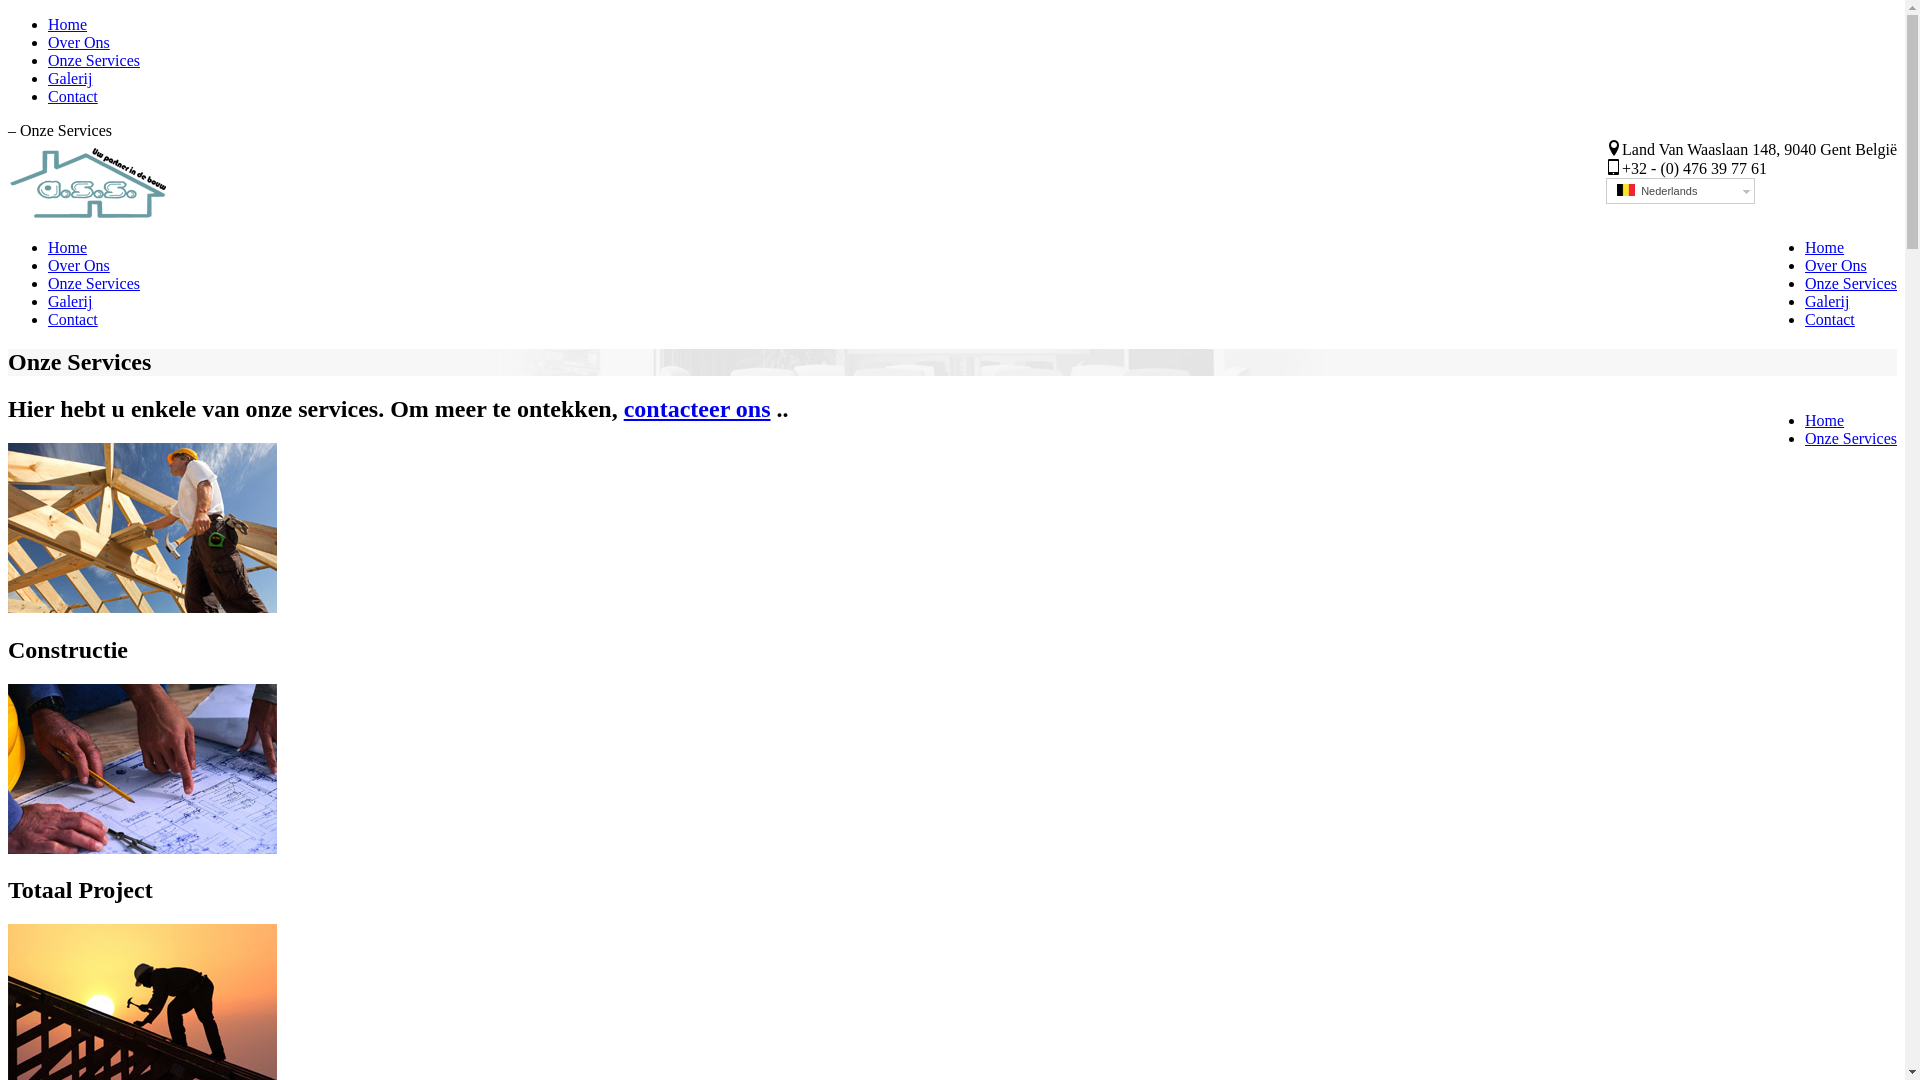  Describe the element at coordinates (78, 264) in the screenshot. I see `'Over Ons'` at that location.